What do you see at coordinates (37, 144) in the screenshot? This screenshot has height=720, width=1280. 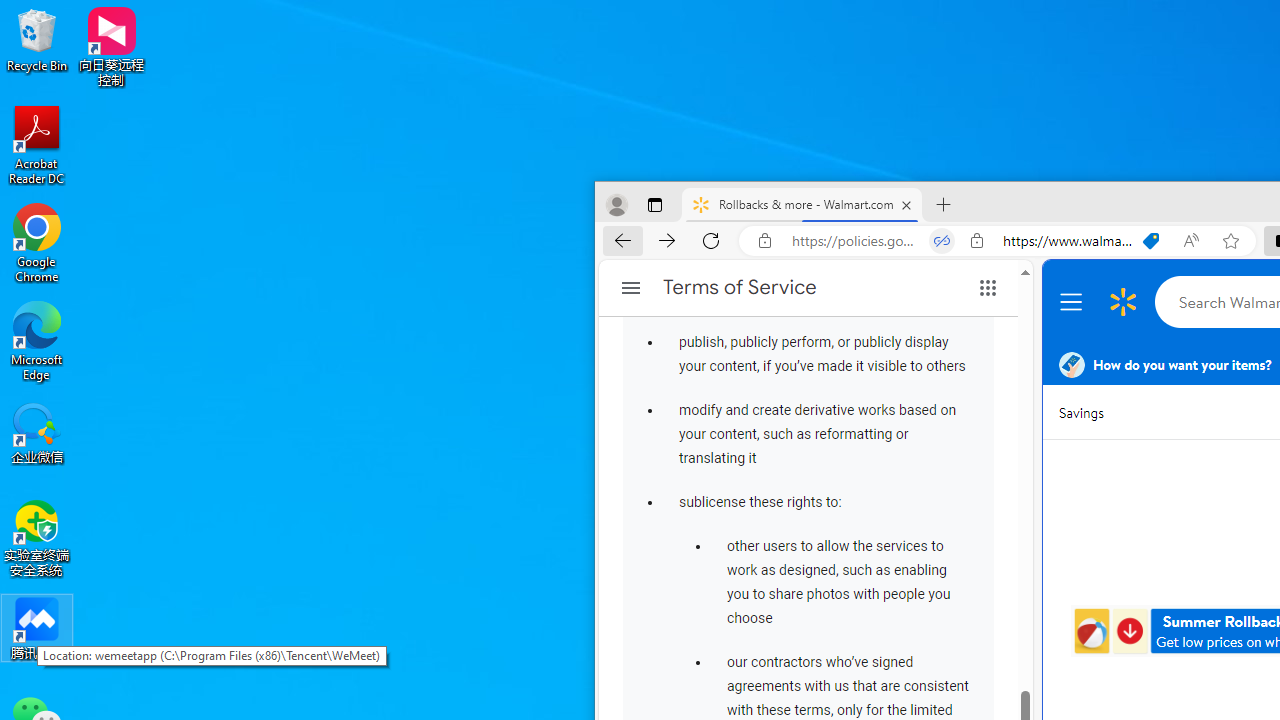 I see `'Acrobat Reader DC'` at bounding box center [37, 144].